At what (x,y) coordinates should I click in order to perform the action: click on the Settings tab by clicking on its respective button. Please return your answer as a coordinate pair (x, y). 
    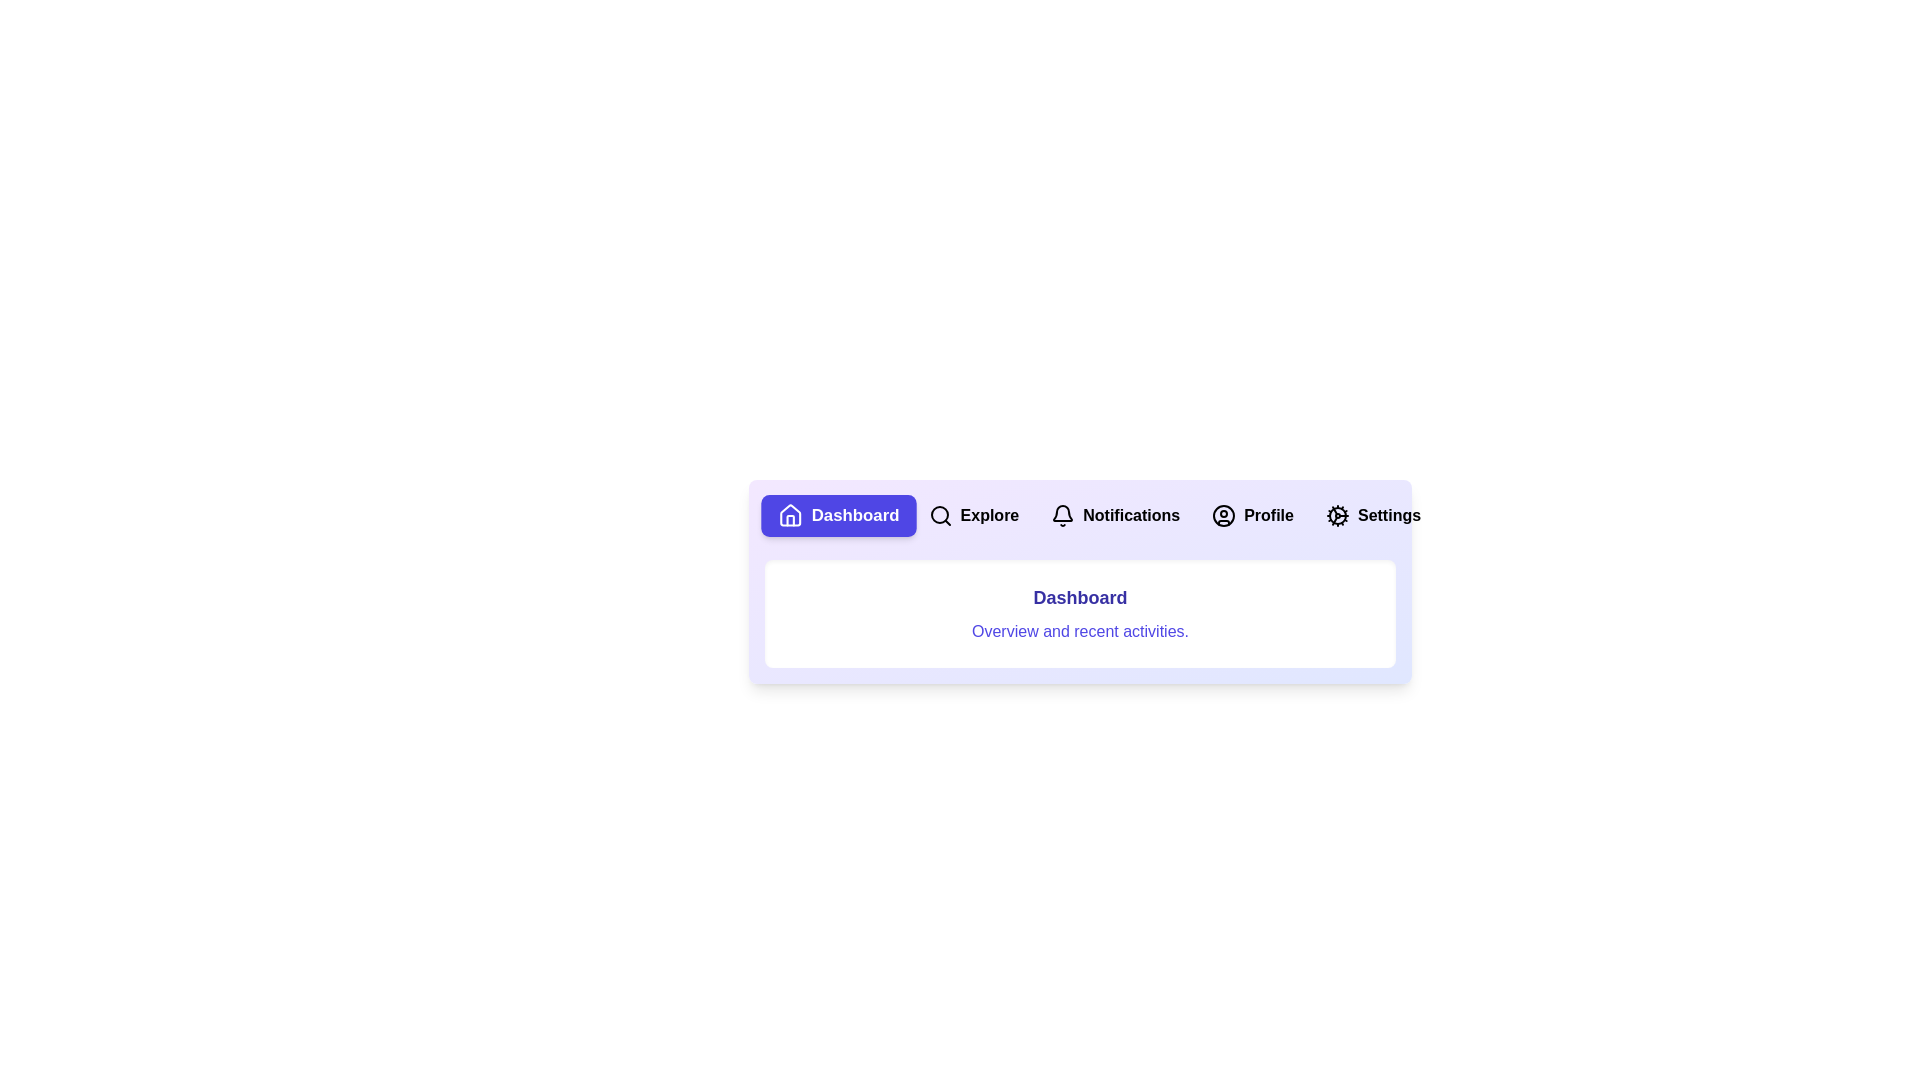
    Looking at the image, I should click on (1372, 515).